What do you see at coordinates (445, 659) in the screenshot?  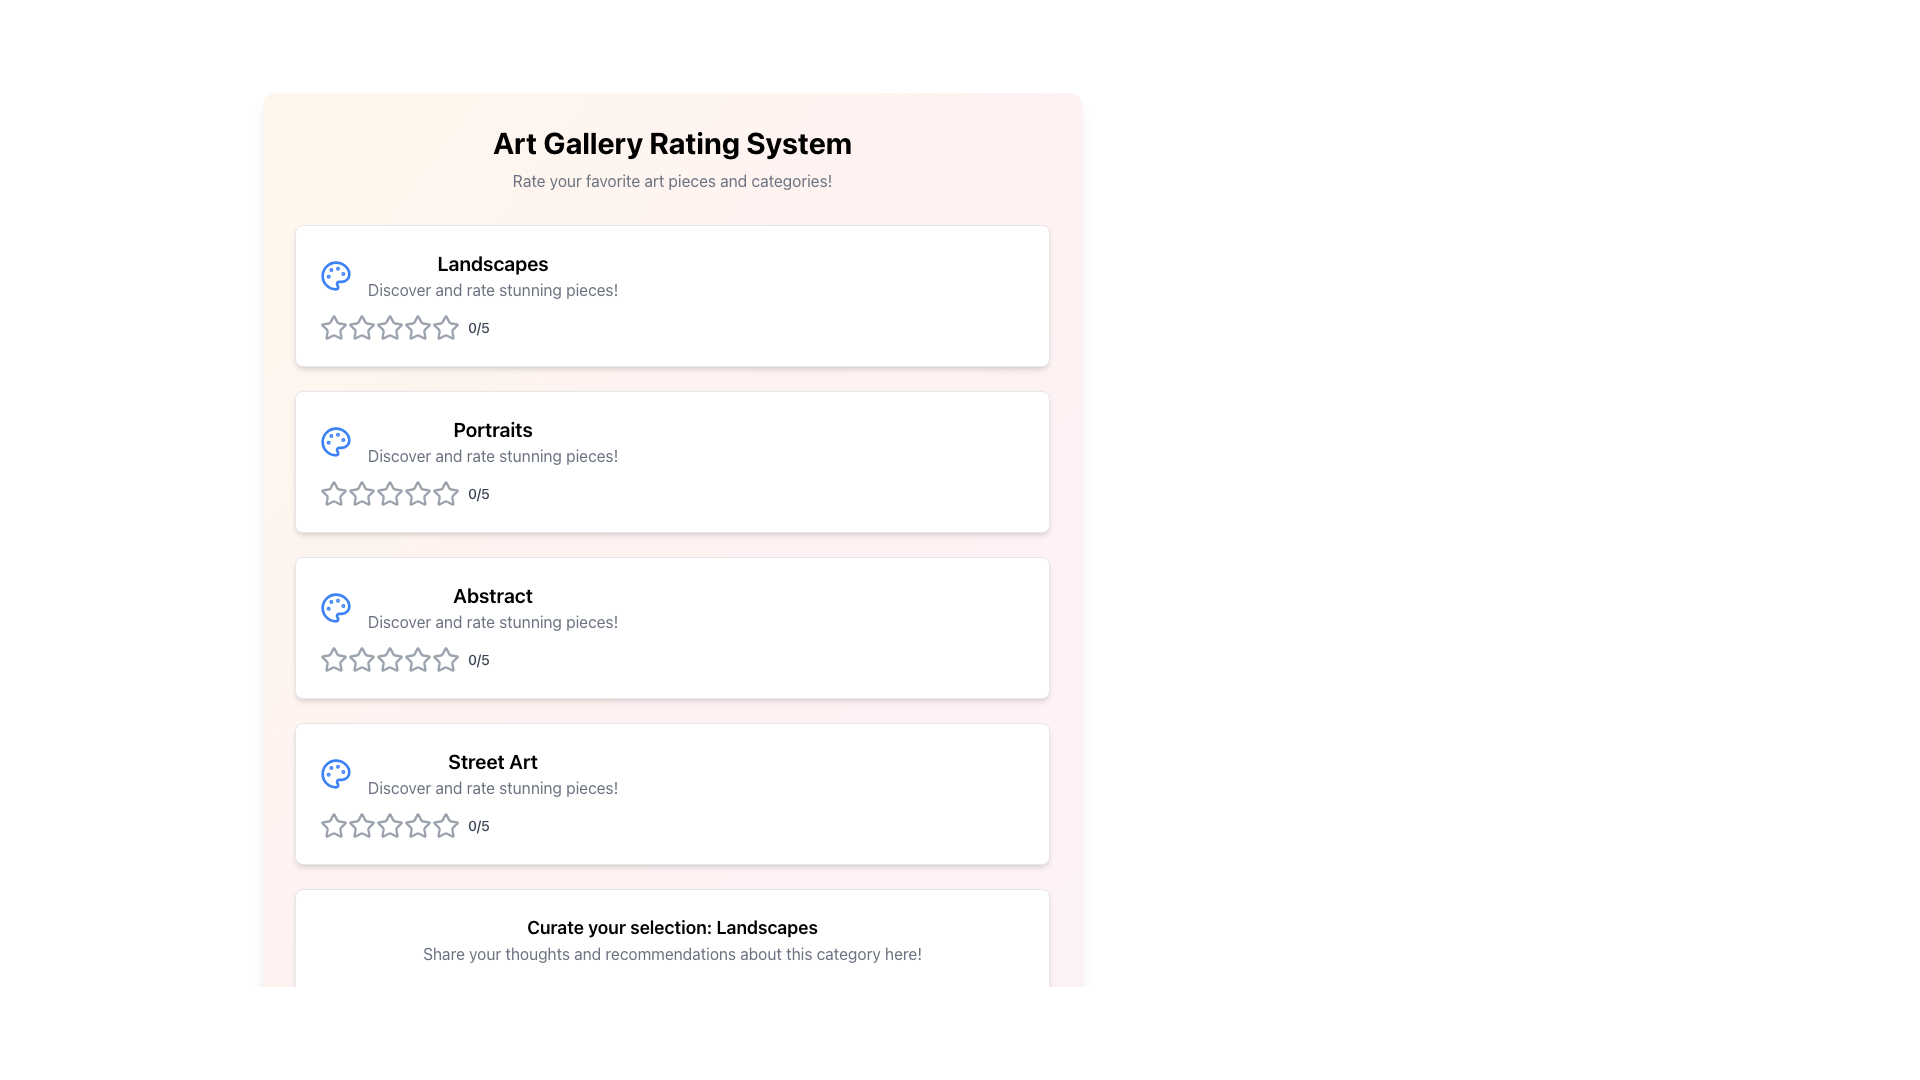 I see `the fifth star icon in the rating system for the 'Abstract' category to increase the rating by one star` at bounding box center [445, 659].